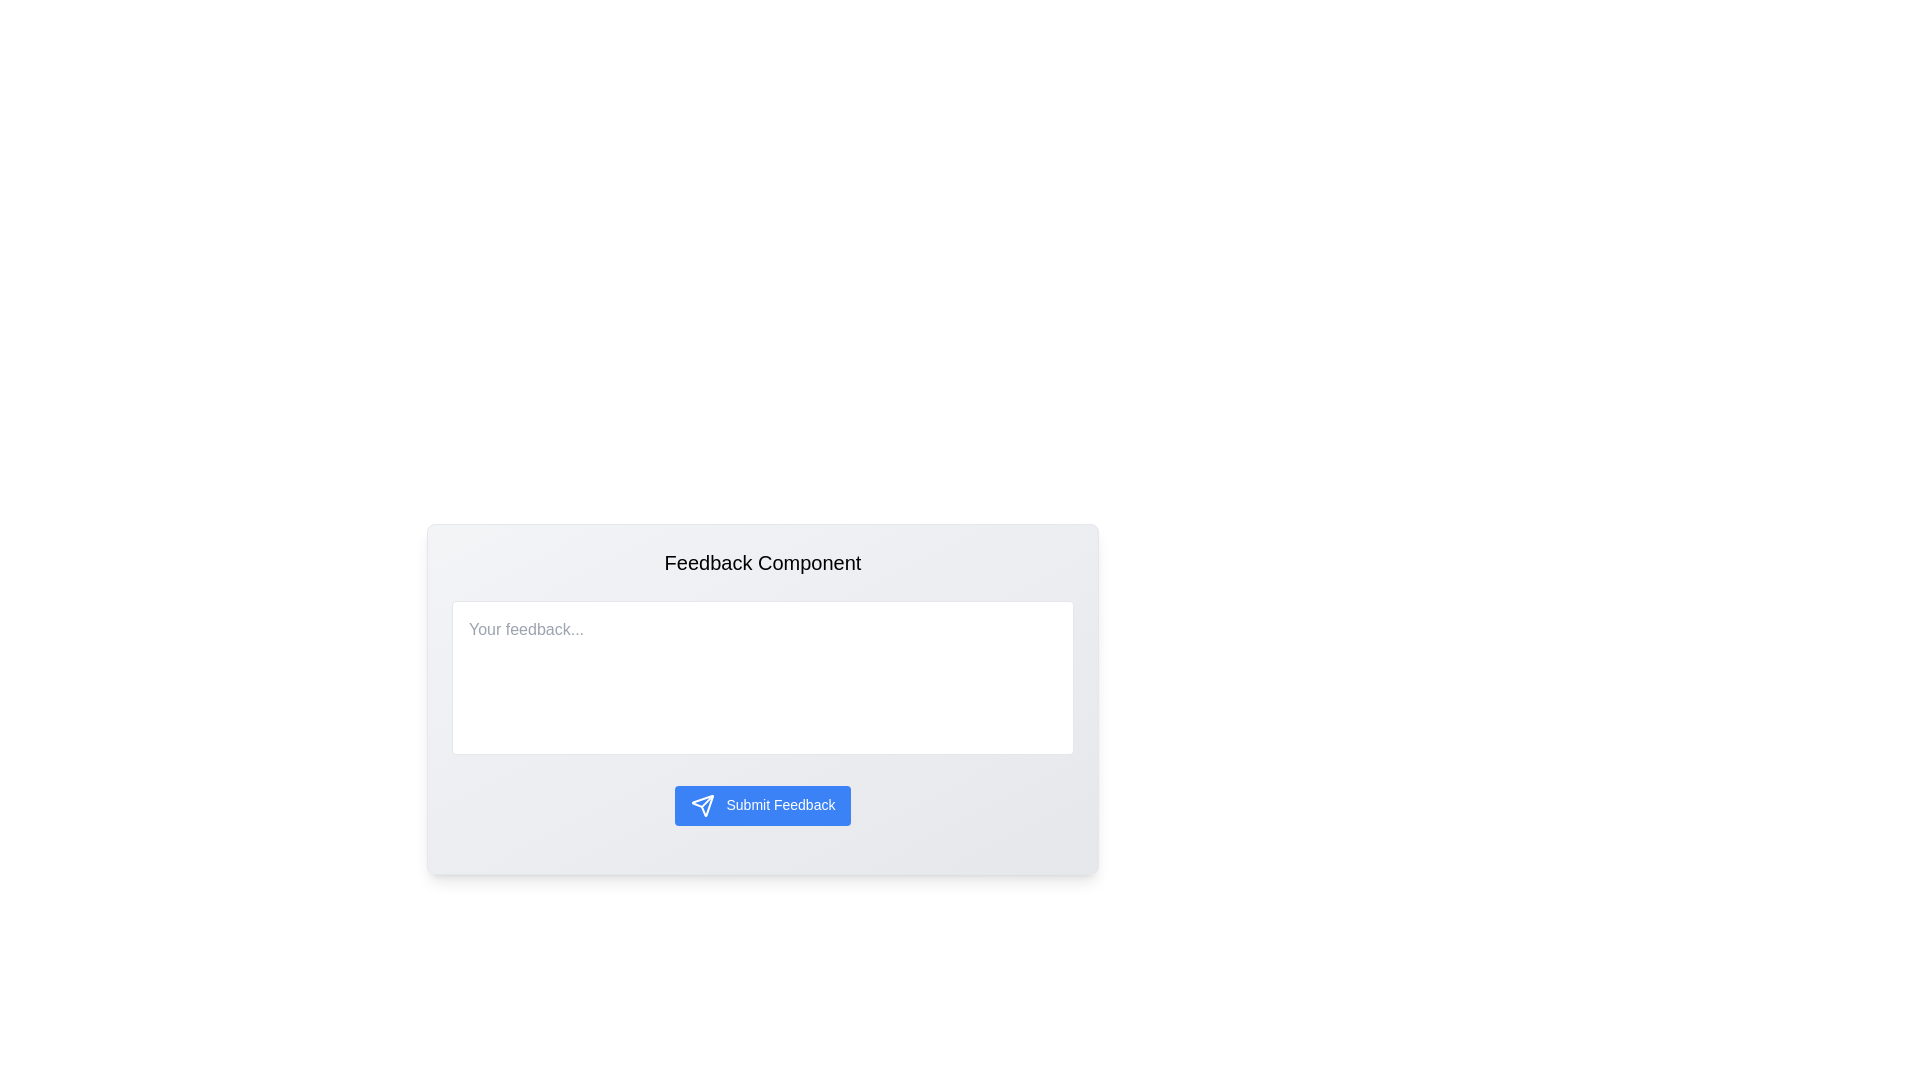  Describe the element at coordinates (702, 805) in the screenshot. I see `the 'Submit Feedback' button containing the arrow icon used for sending feedback` at that location.